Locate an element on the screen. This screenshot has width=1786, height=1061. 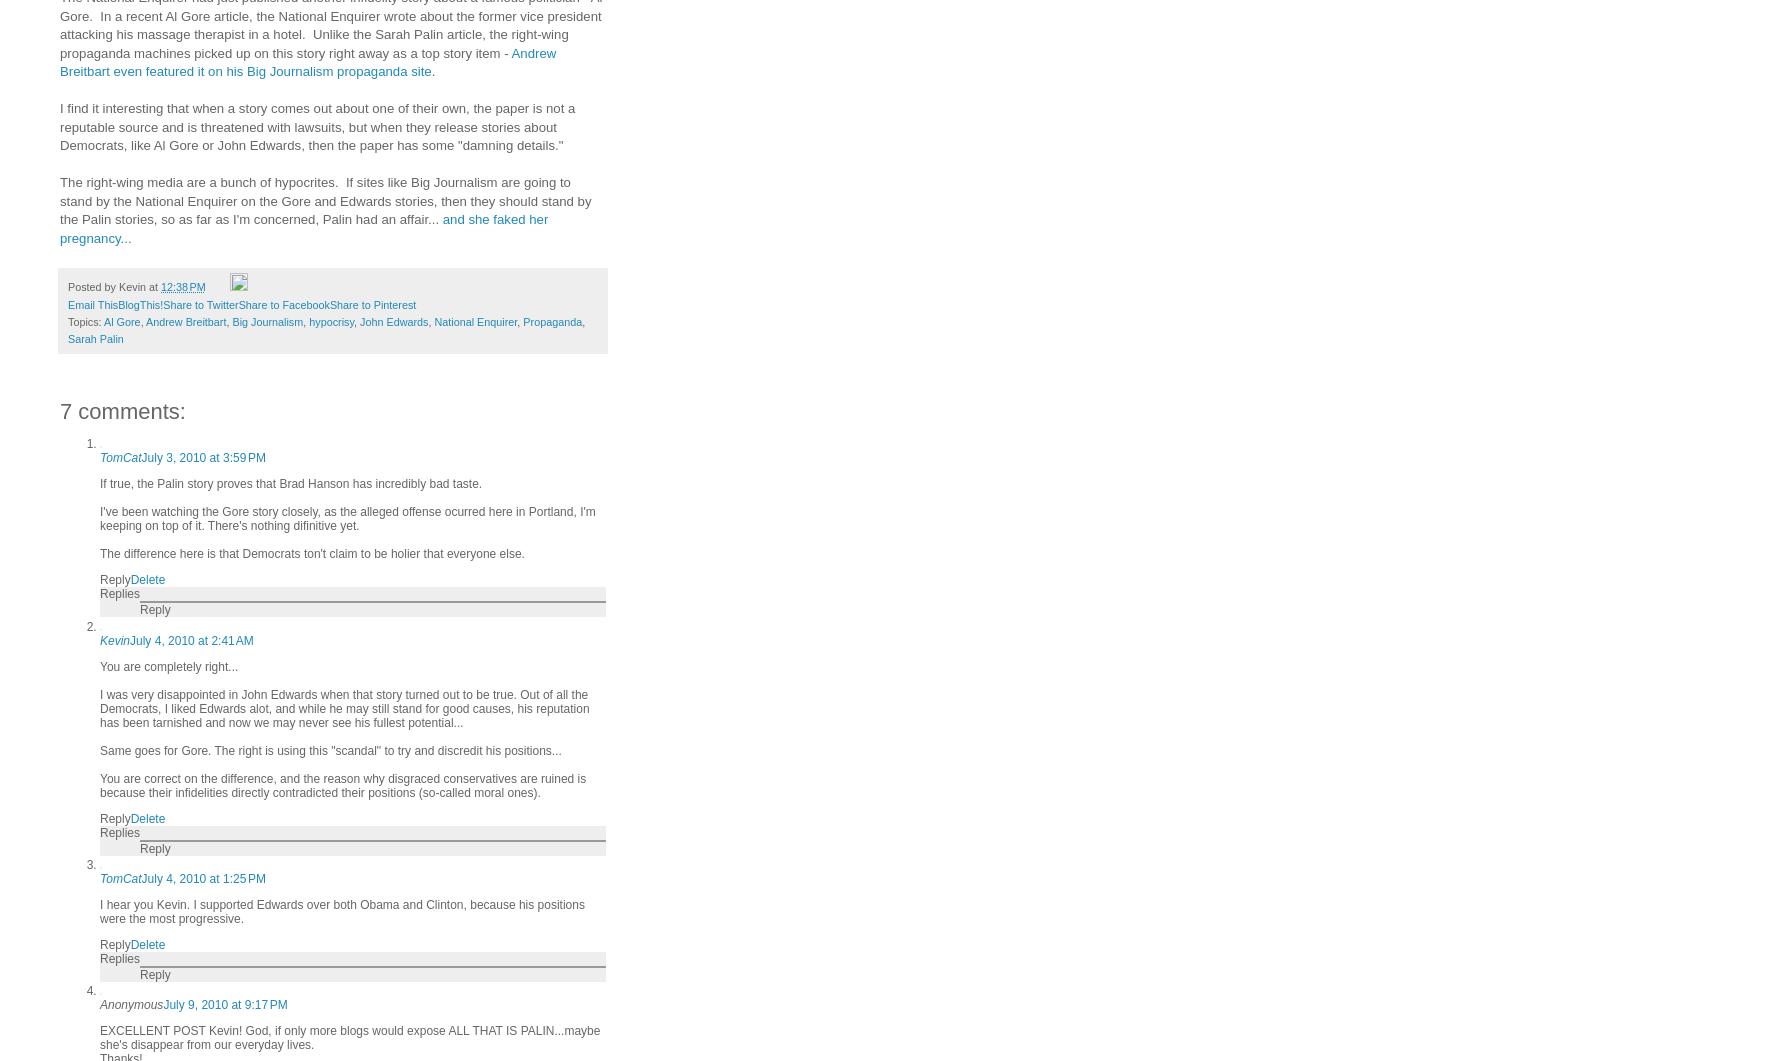
'I find it interesting that when a story comes out about one of their own, the paper is not a reputable source and is threatened with lawsuits, but when they release stories about Democrats, like Al Gore or John Edwards, then the paper has some "damning details."' is located at coordinates (317, 127).